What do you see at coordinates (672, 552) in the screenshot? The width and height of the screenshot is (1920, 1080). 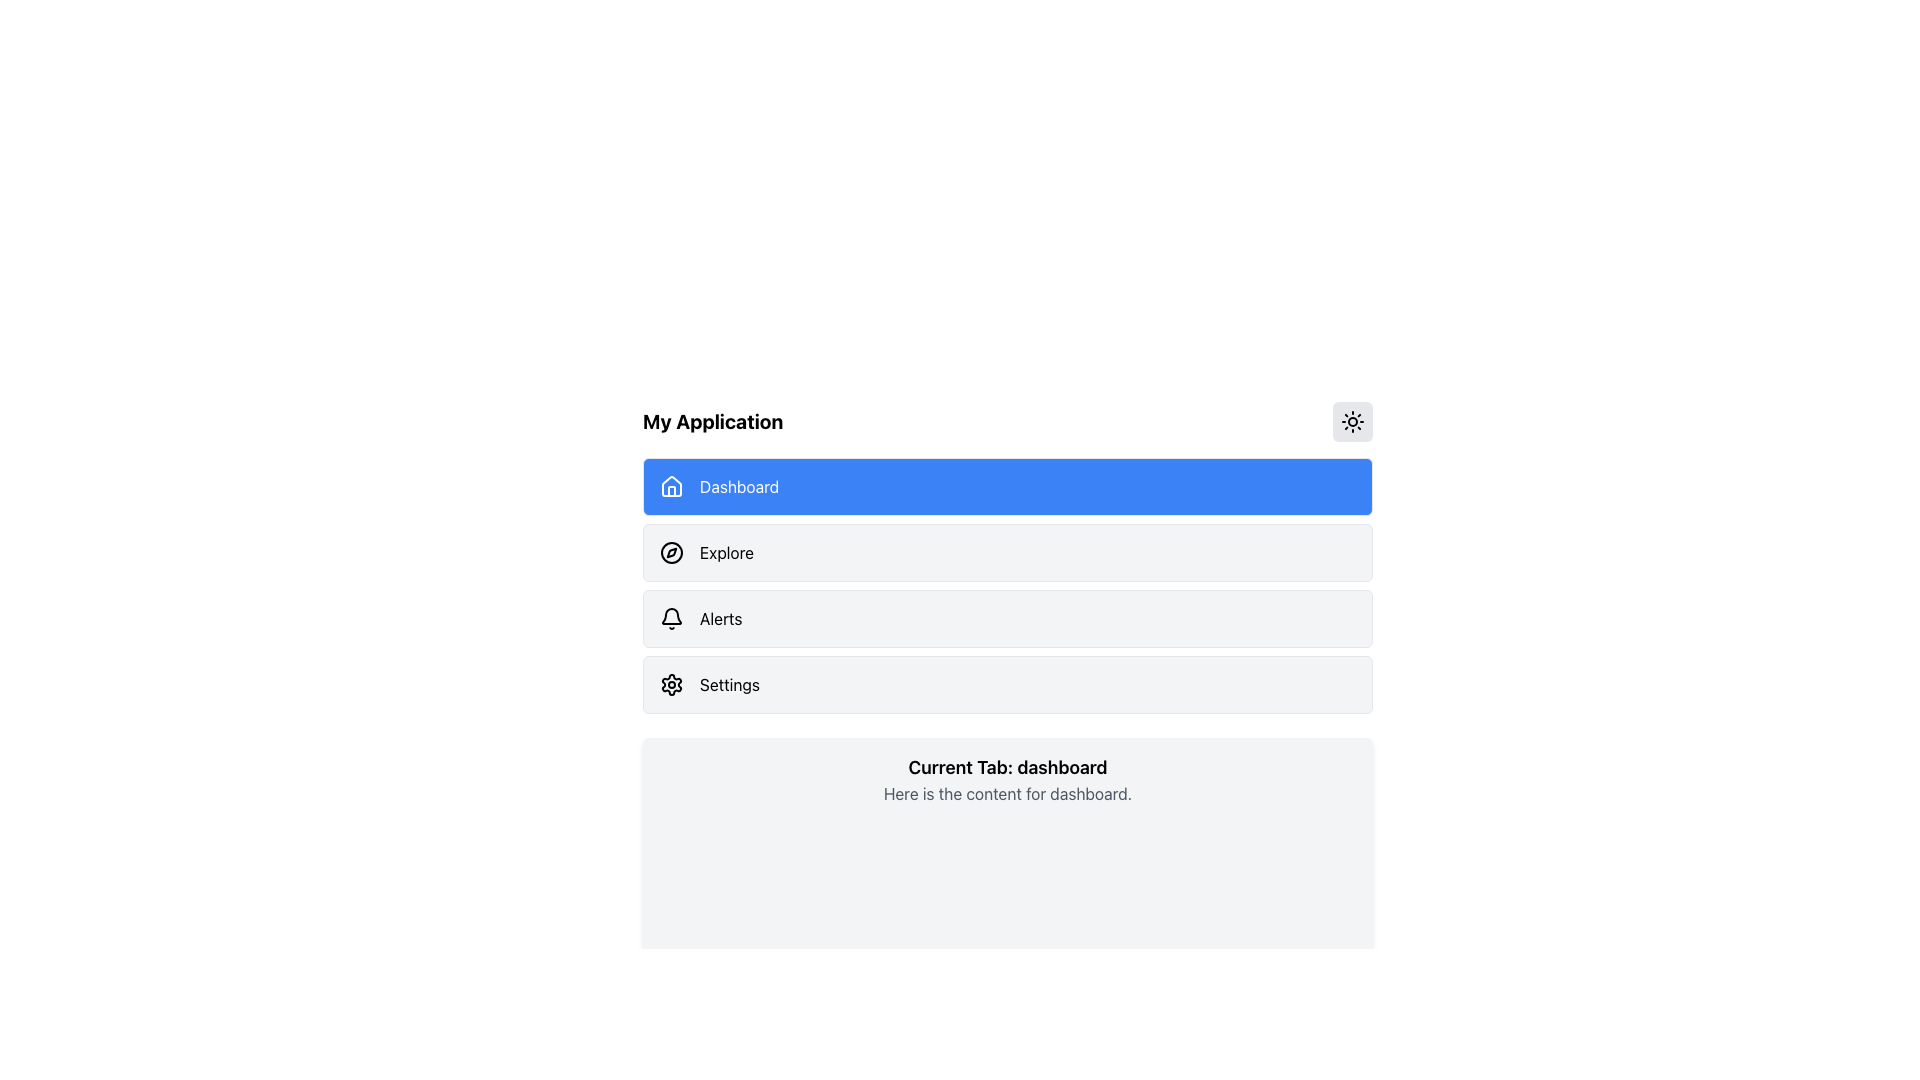 I see `the compass icon located inside the 'Explore' button, which is the second button in a vertical list, positioned to the immediate right of the panel boundary` at bounding box center [672, 552].